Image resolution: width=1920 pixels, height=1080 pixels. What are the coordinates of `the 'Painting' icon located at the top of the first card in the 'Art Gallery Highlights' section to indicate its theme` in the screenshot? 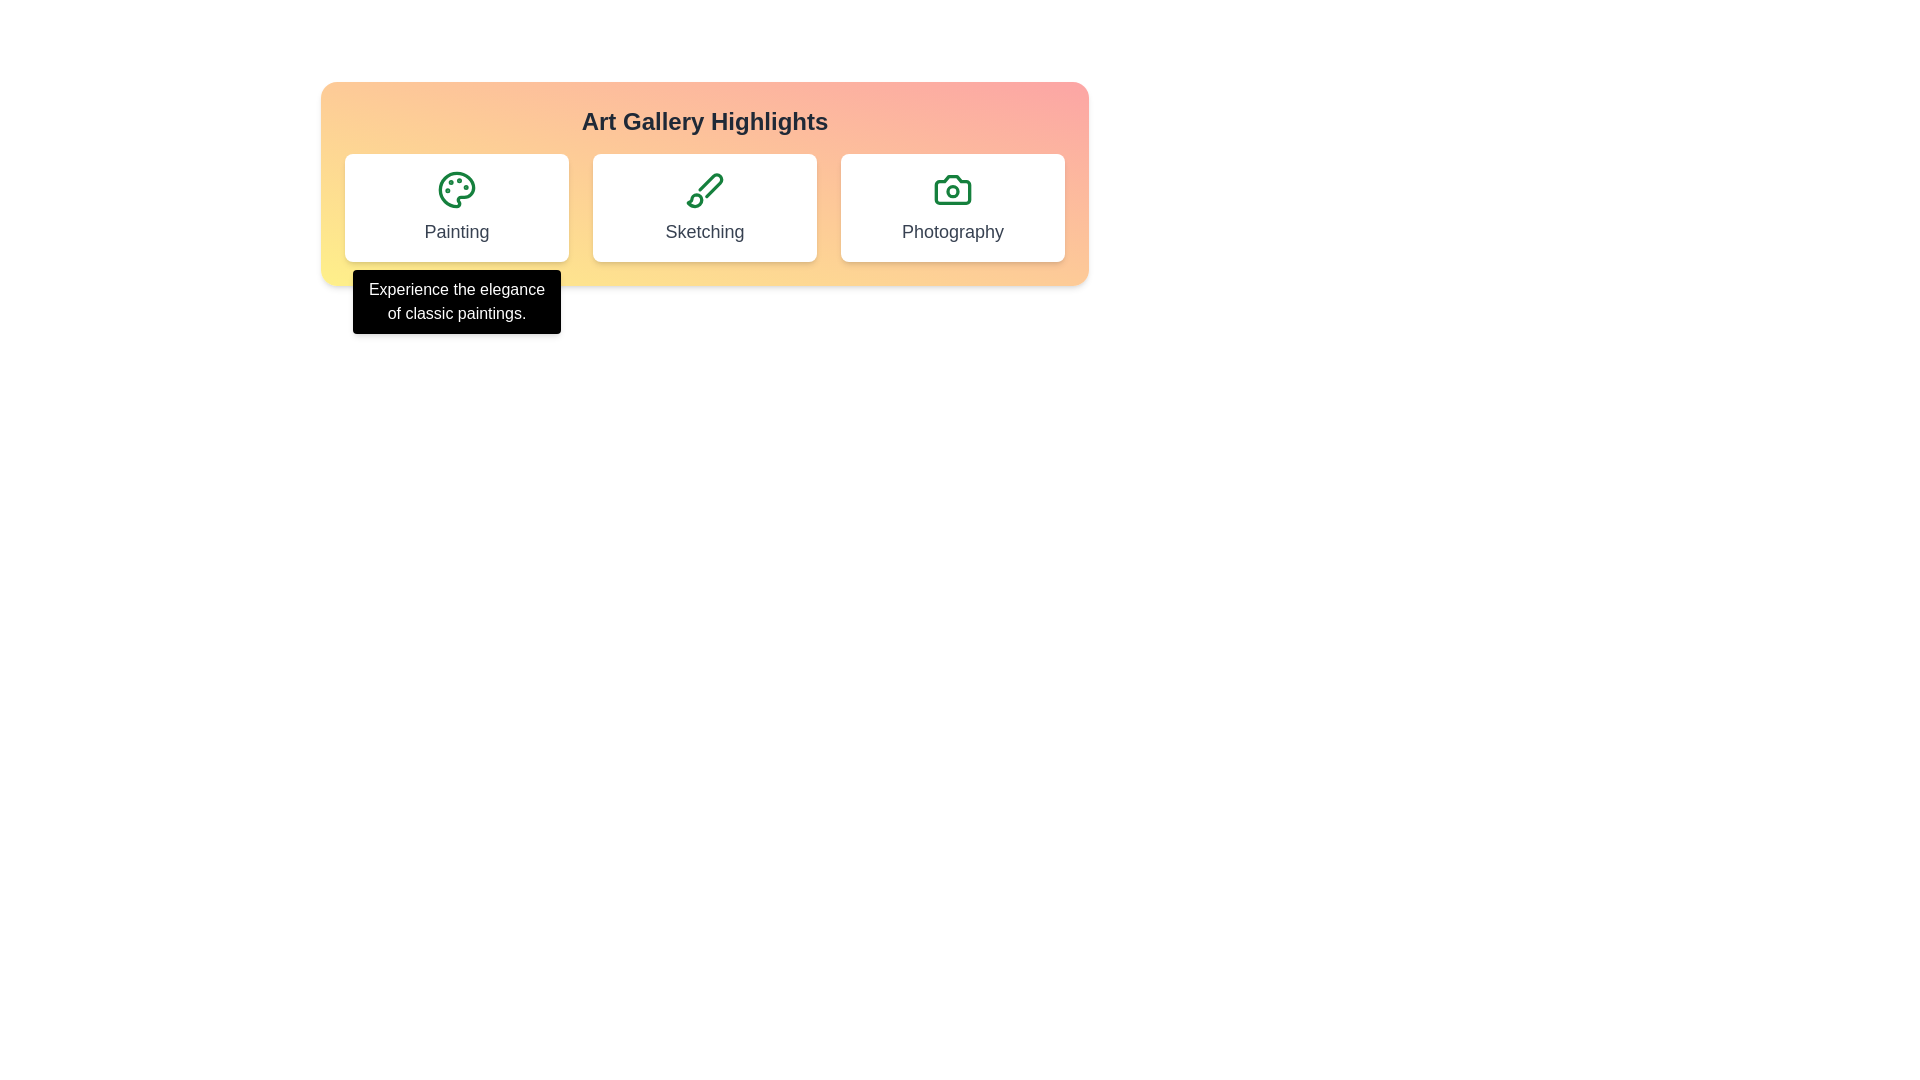 It's located at (455, 189).